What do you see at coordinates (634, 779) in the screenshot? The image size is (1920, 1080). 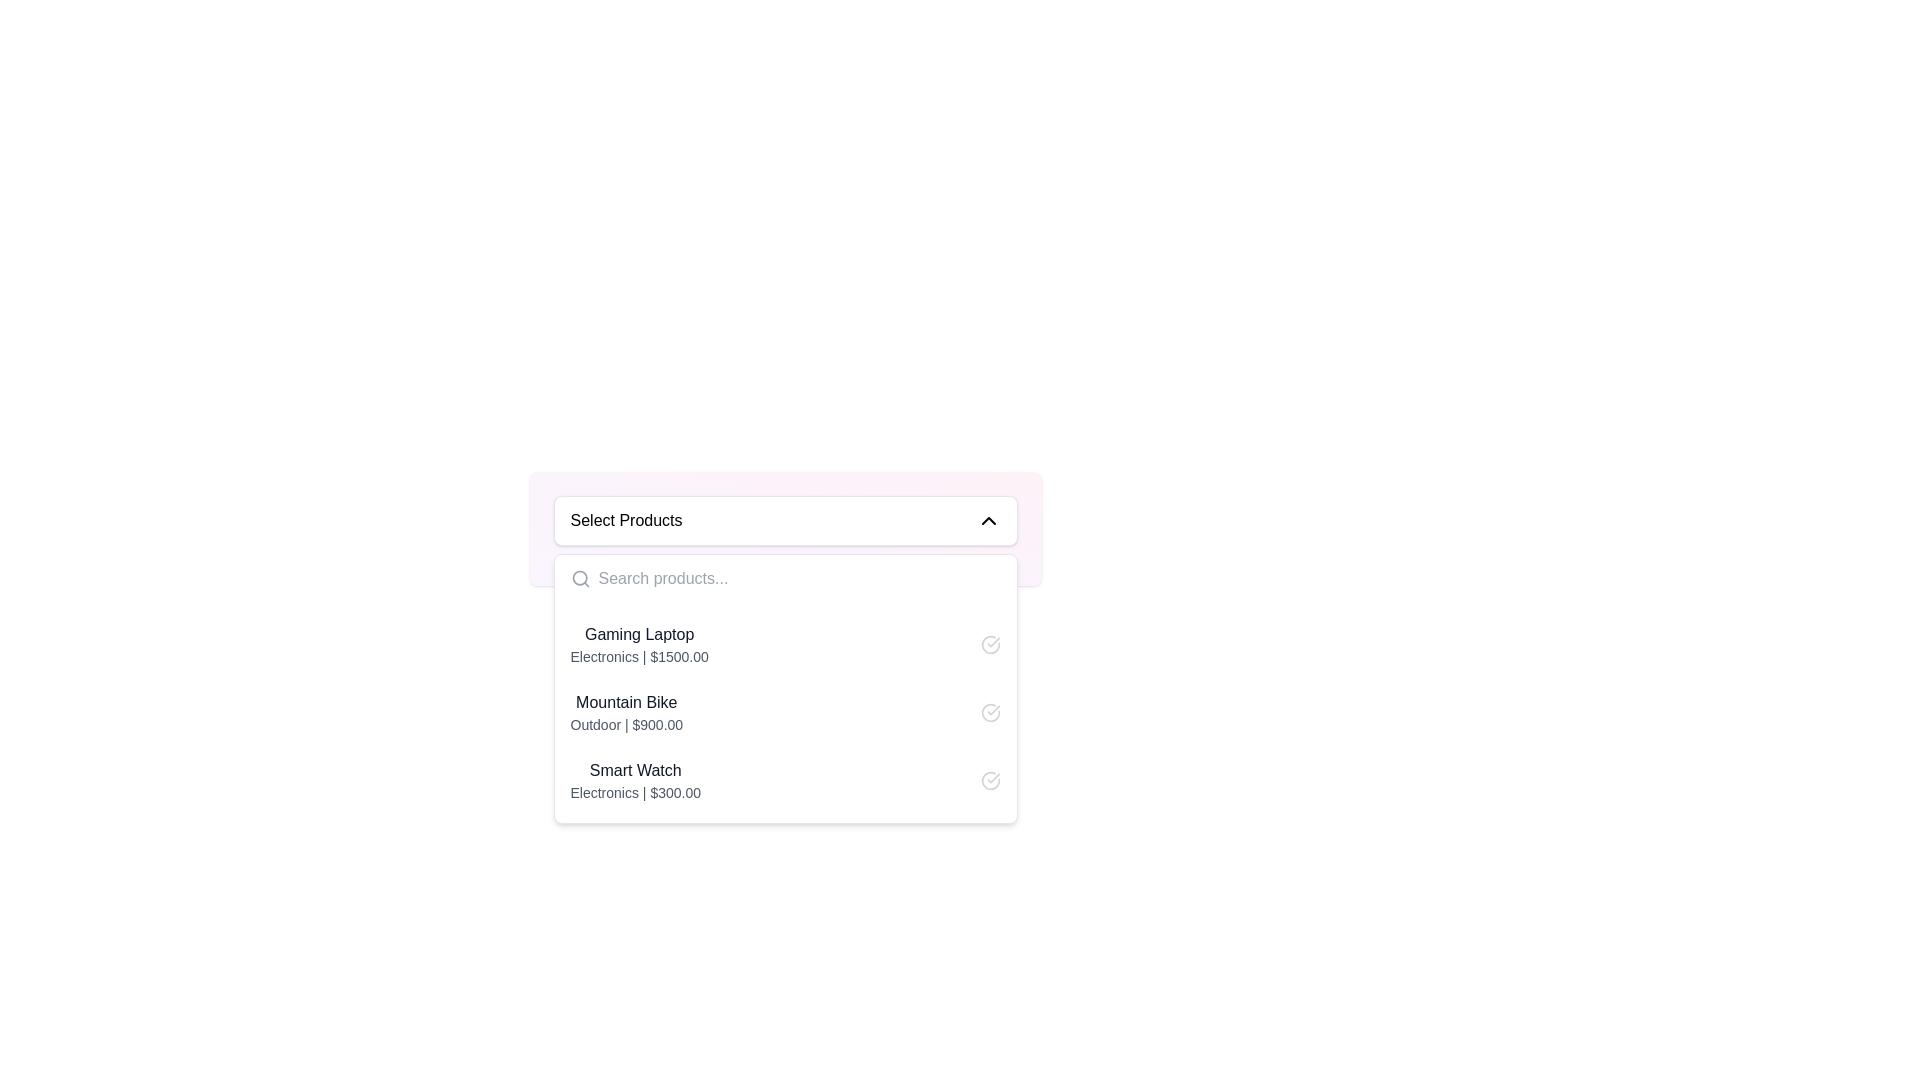 I see `the third item in the dropdown menu labeled 'Smart Watch'` at bounding box center [634, 779].